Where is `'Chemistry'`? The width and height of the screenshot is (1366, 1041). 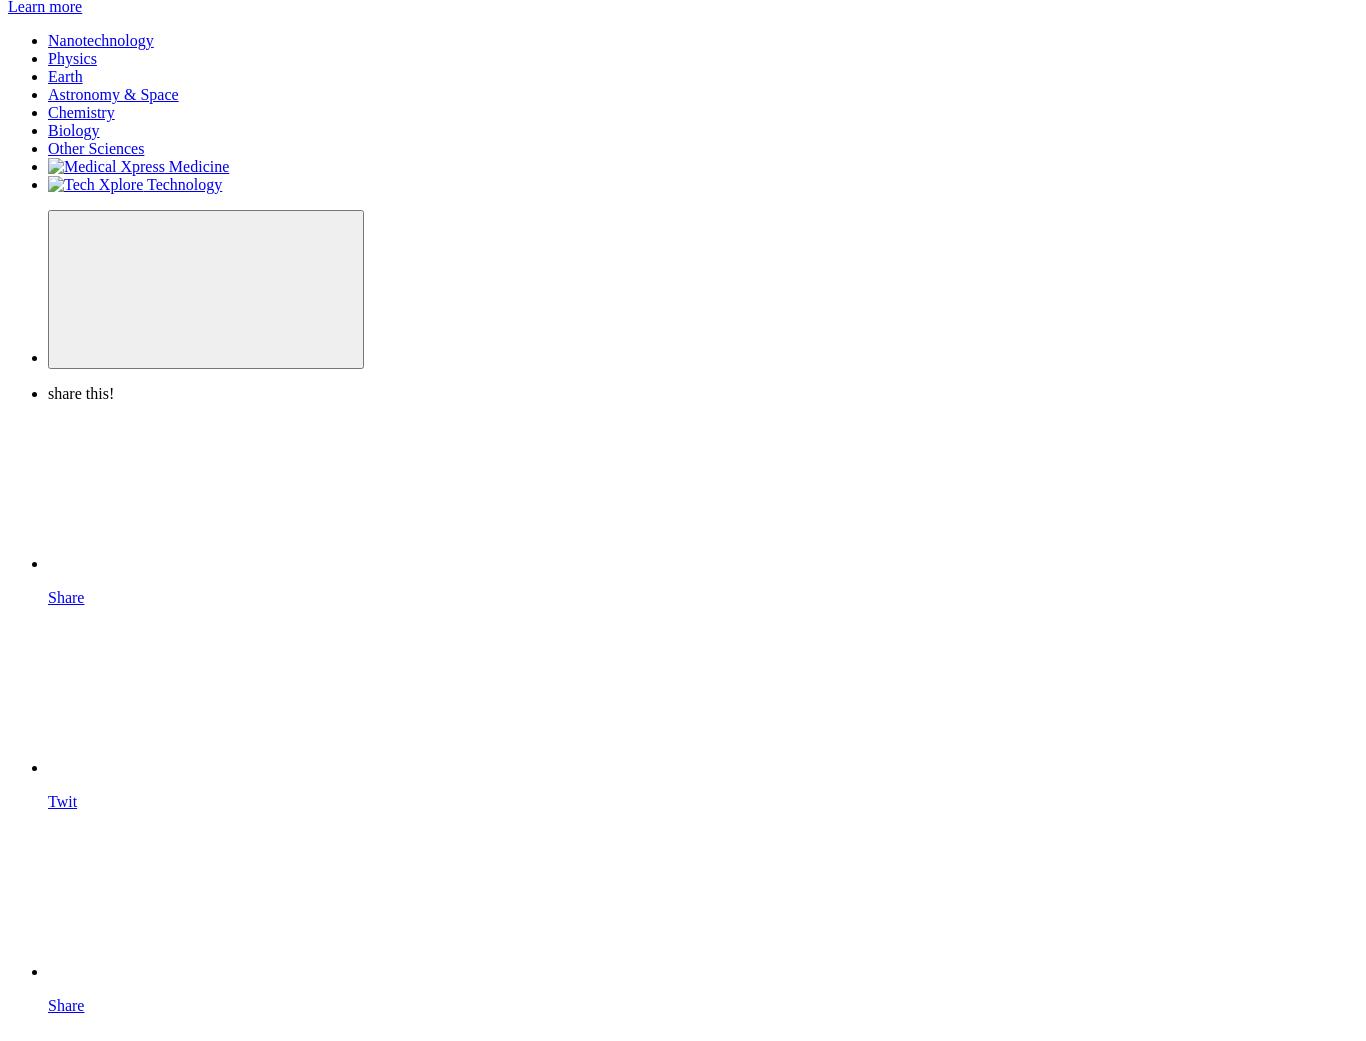
'Chemistry' is located at coordinates (81, 112).